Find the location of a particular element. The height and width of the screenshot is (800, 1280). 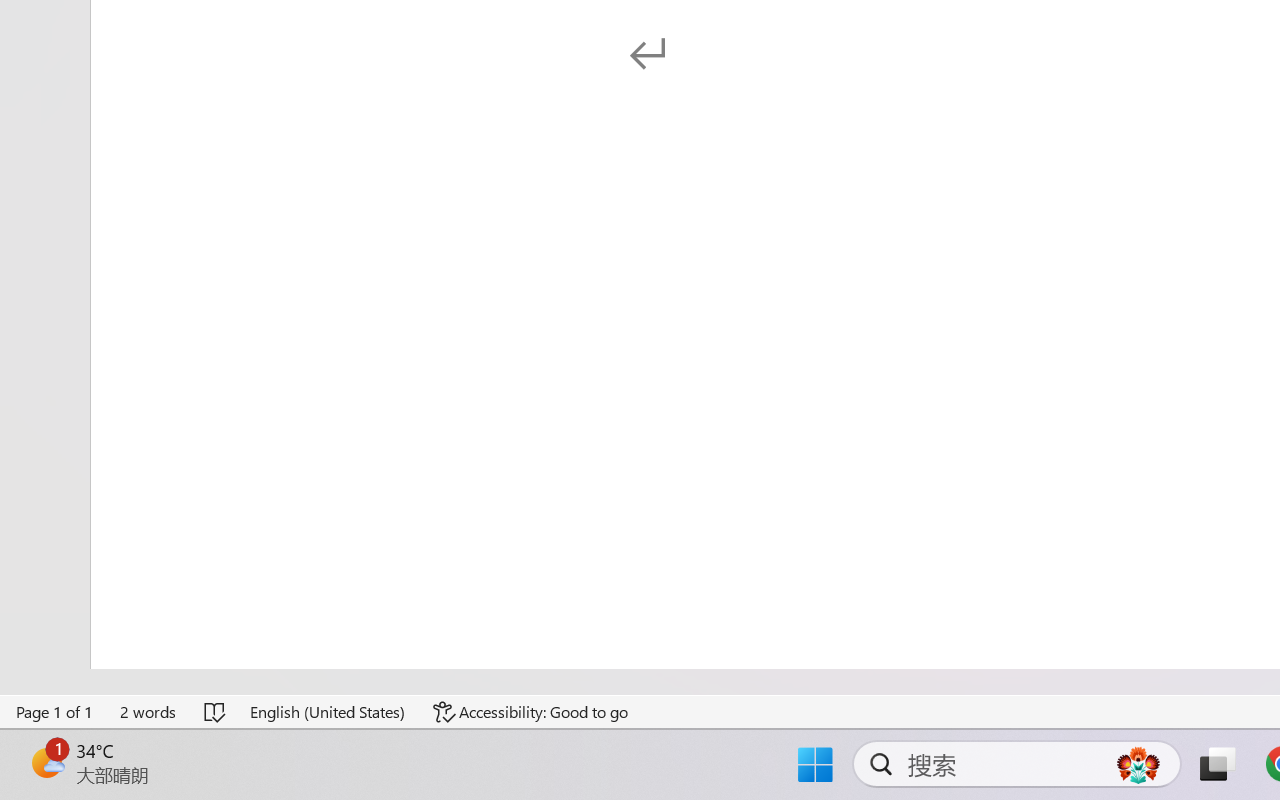

'AutomationID: DynamicSearchBoxGleamImage' is located at coordinates (1138, 764).